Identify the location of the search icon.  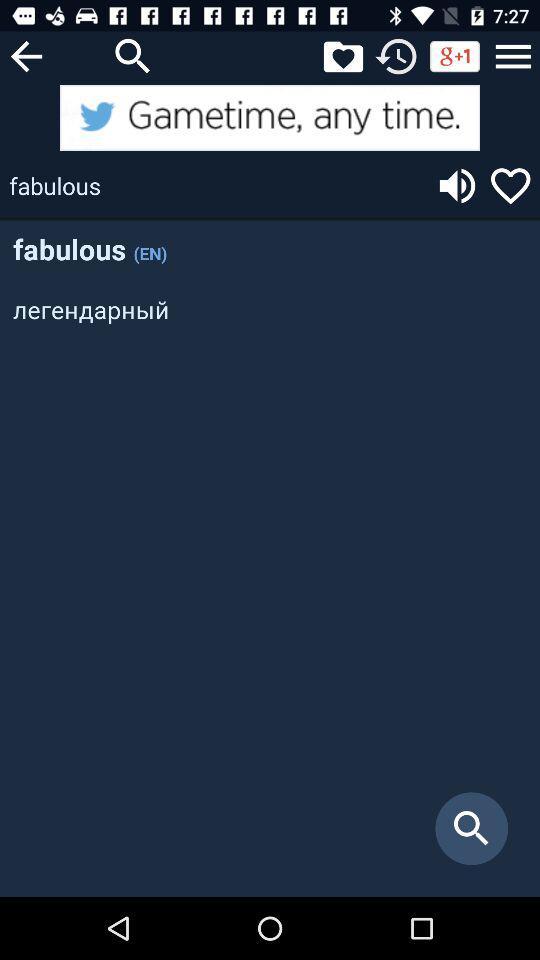
(133, 55).